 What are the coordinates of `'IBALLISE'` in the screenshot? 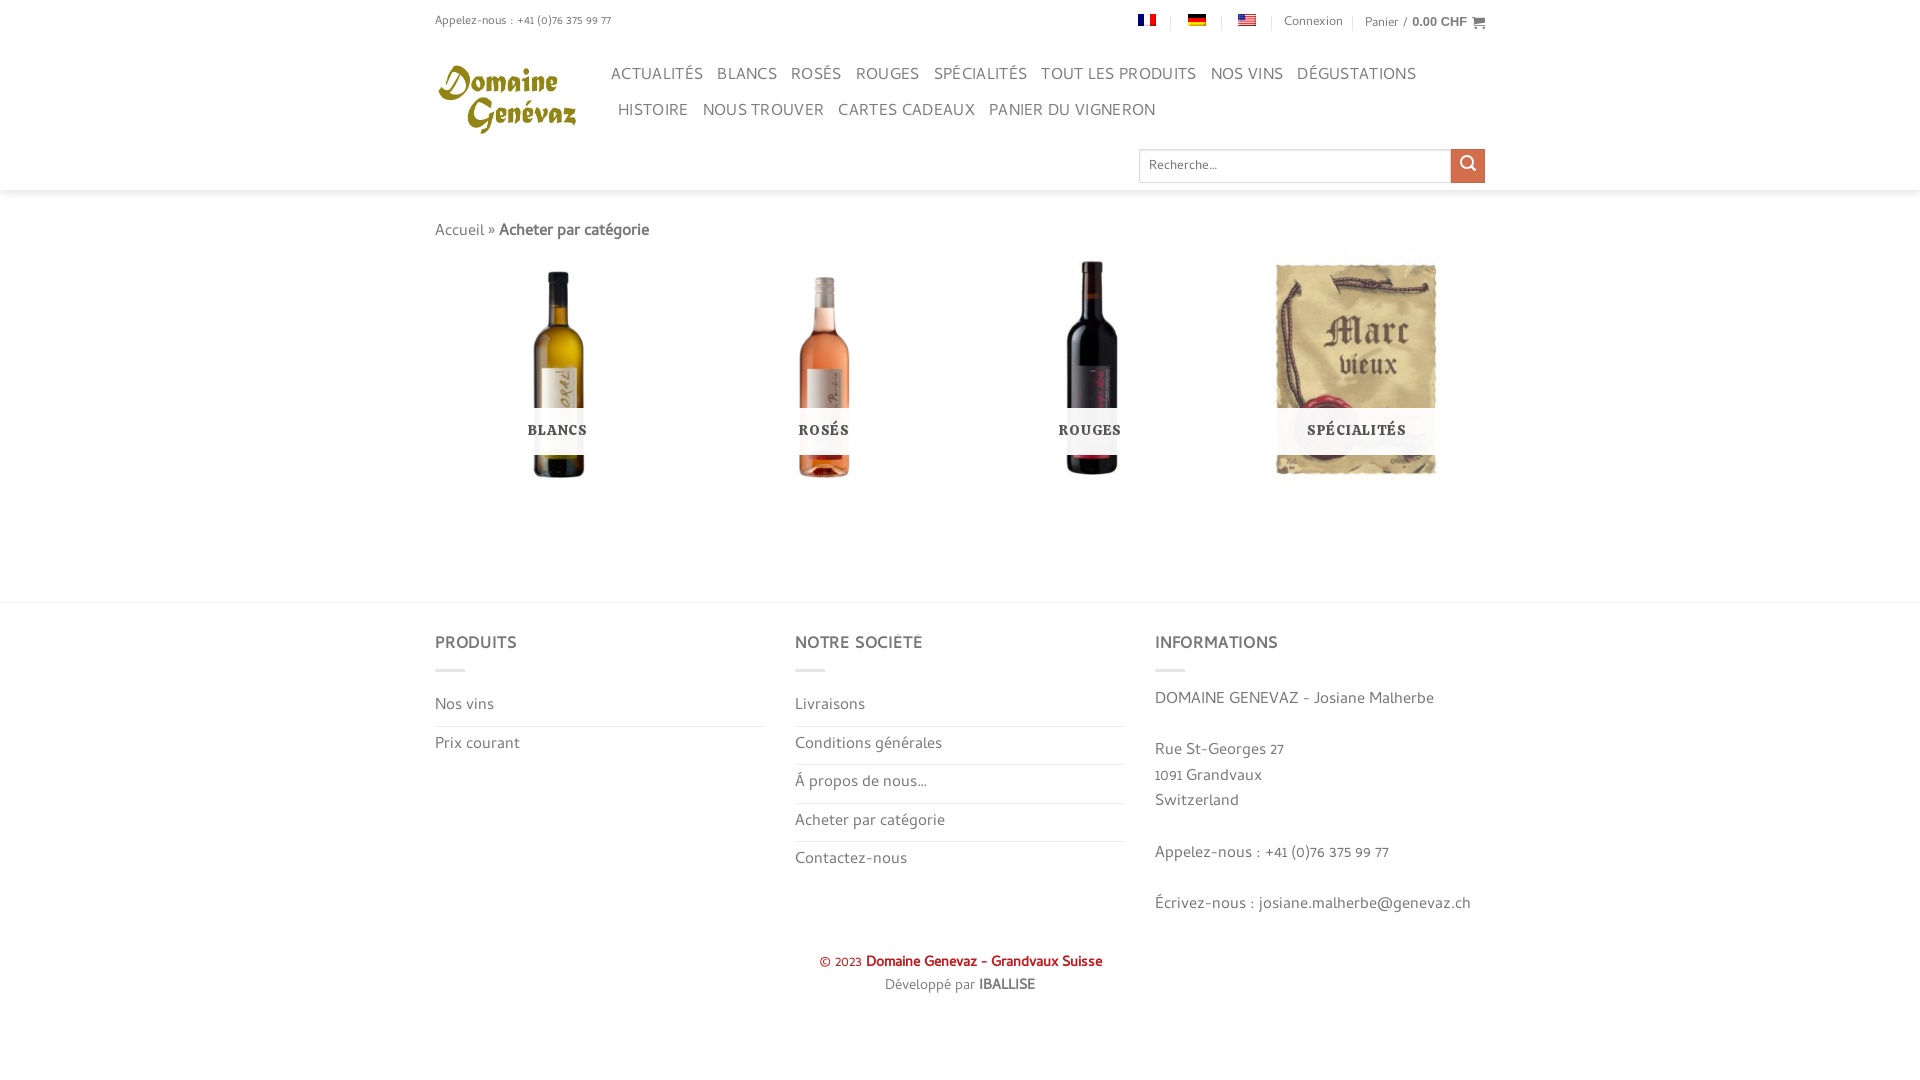 It's located at (1007, 985).